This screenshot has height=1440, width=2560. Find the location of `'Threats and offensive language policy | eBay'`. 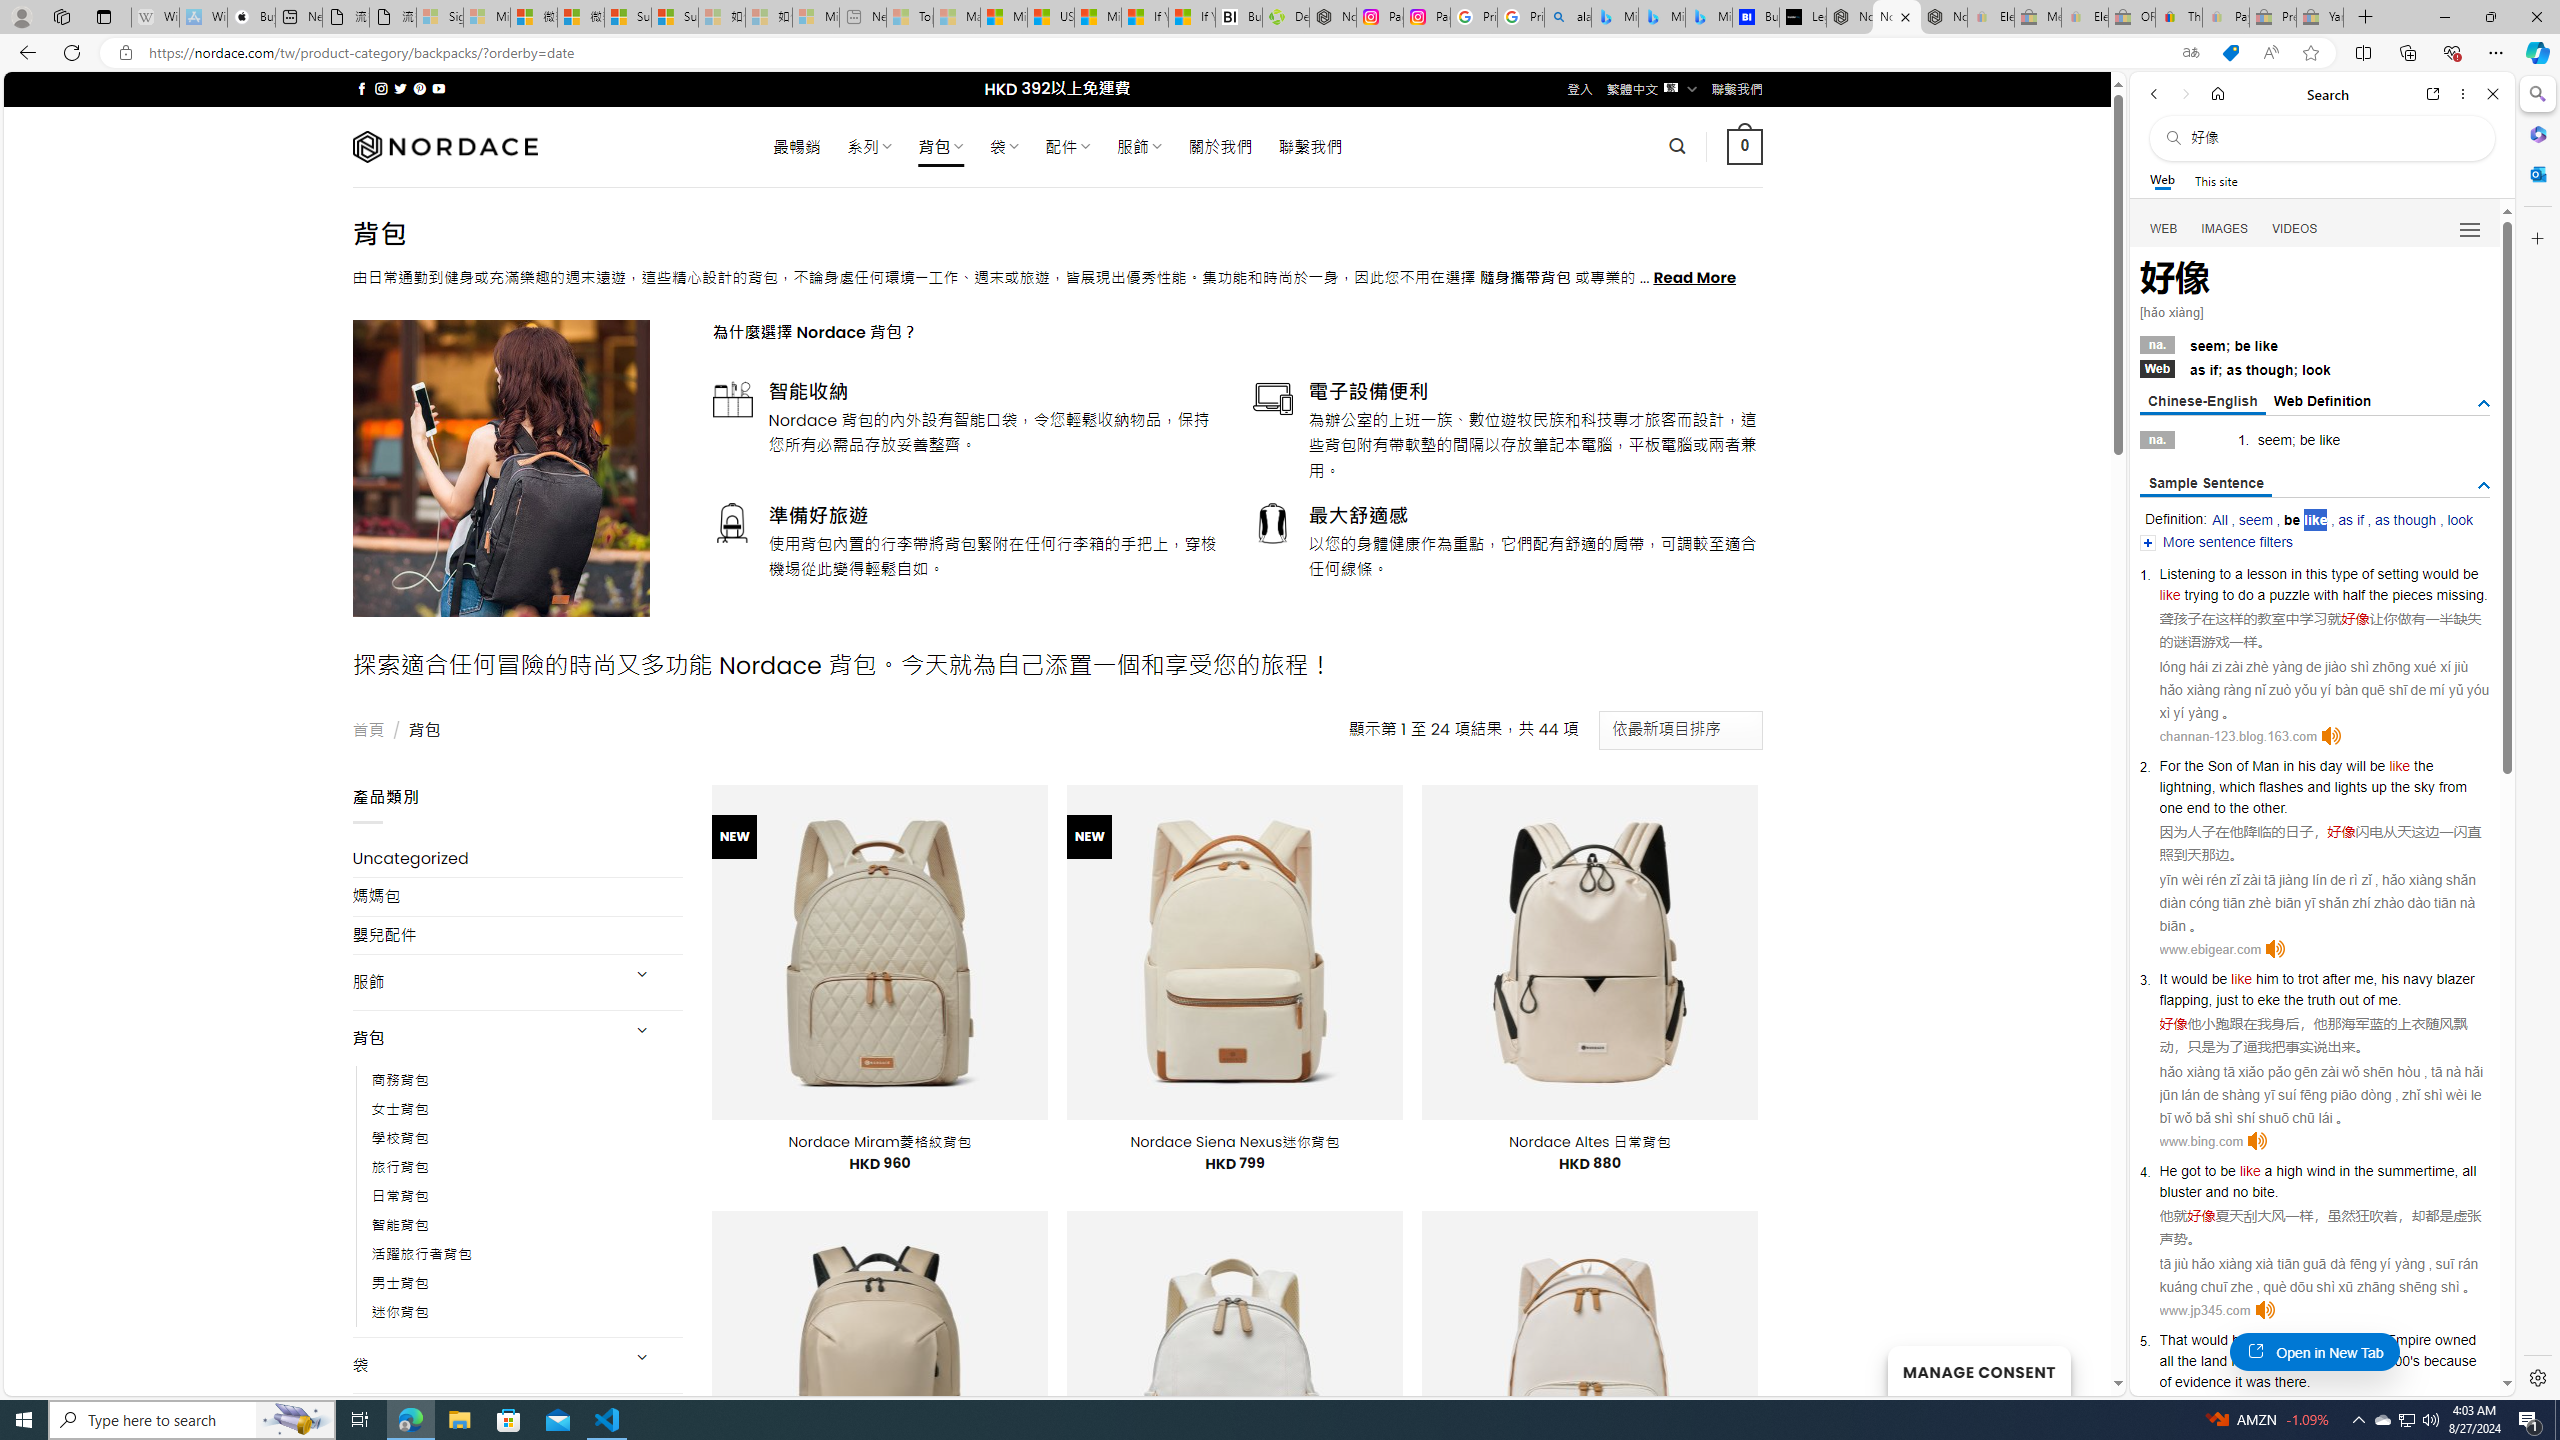

'Threats and offensive language policy | eBay' is located at coordinates (2178, 16).